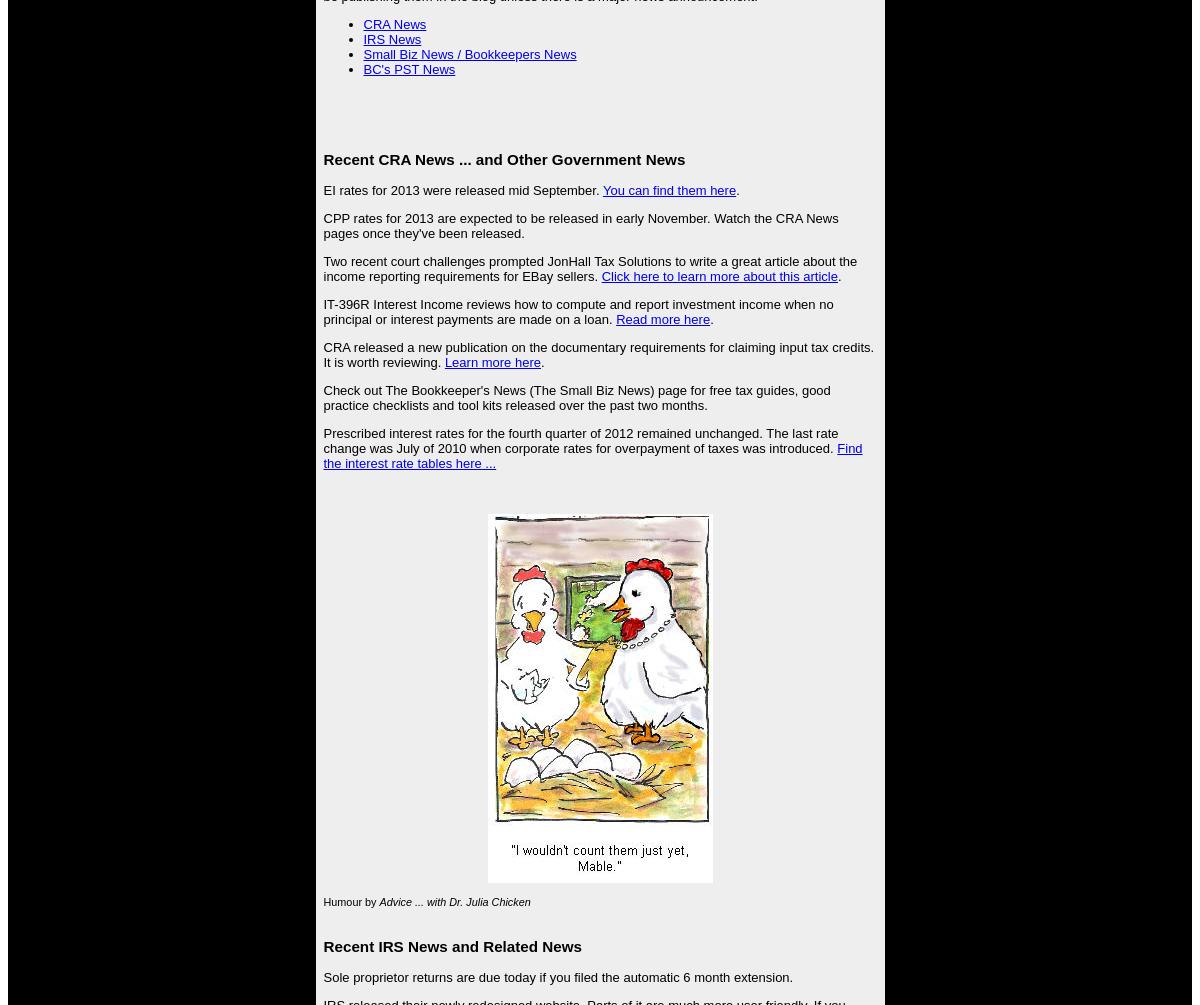 This screenshot has width=1200, height=1005. I want to click on 'Read more here', so click(615, 317).